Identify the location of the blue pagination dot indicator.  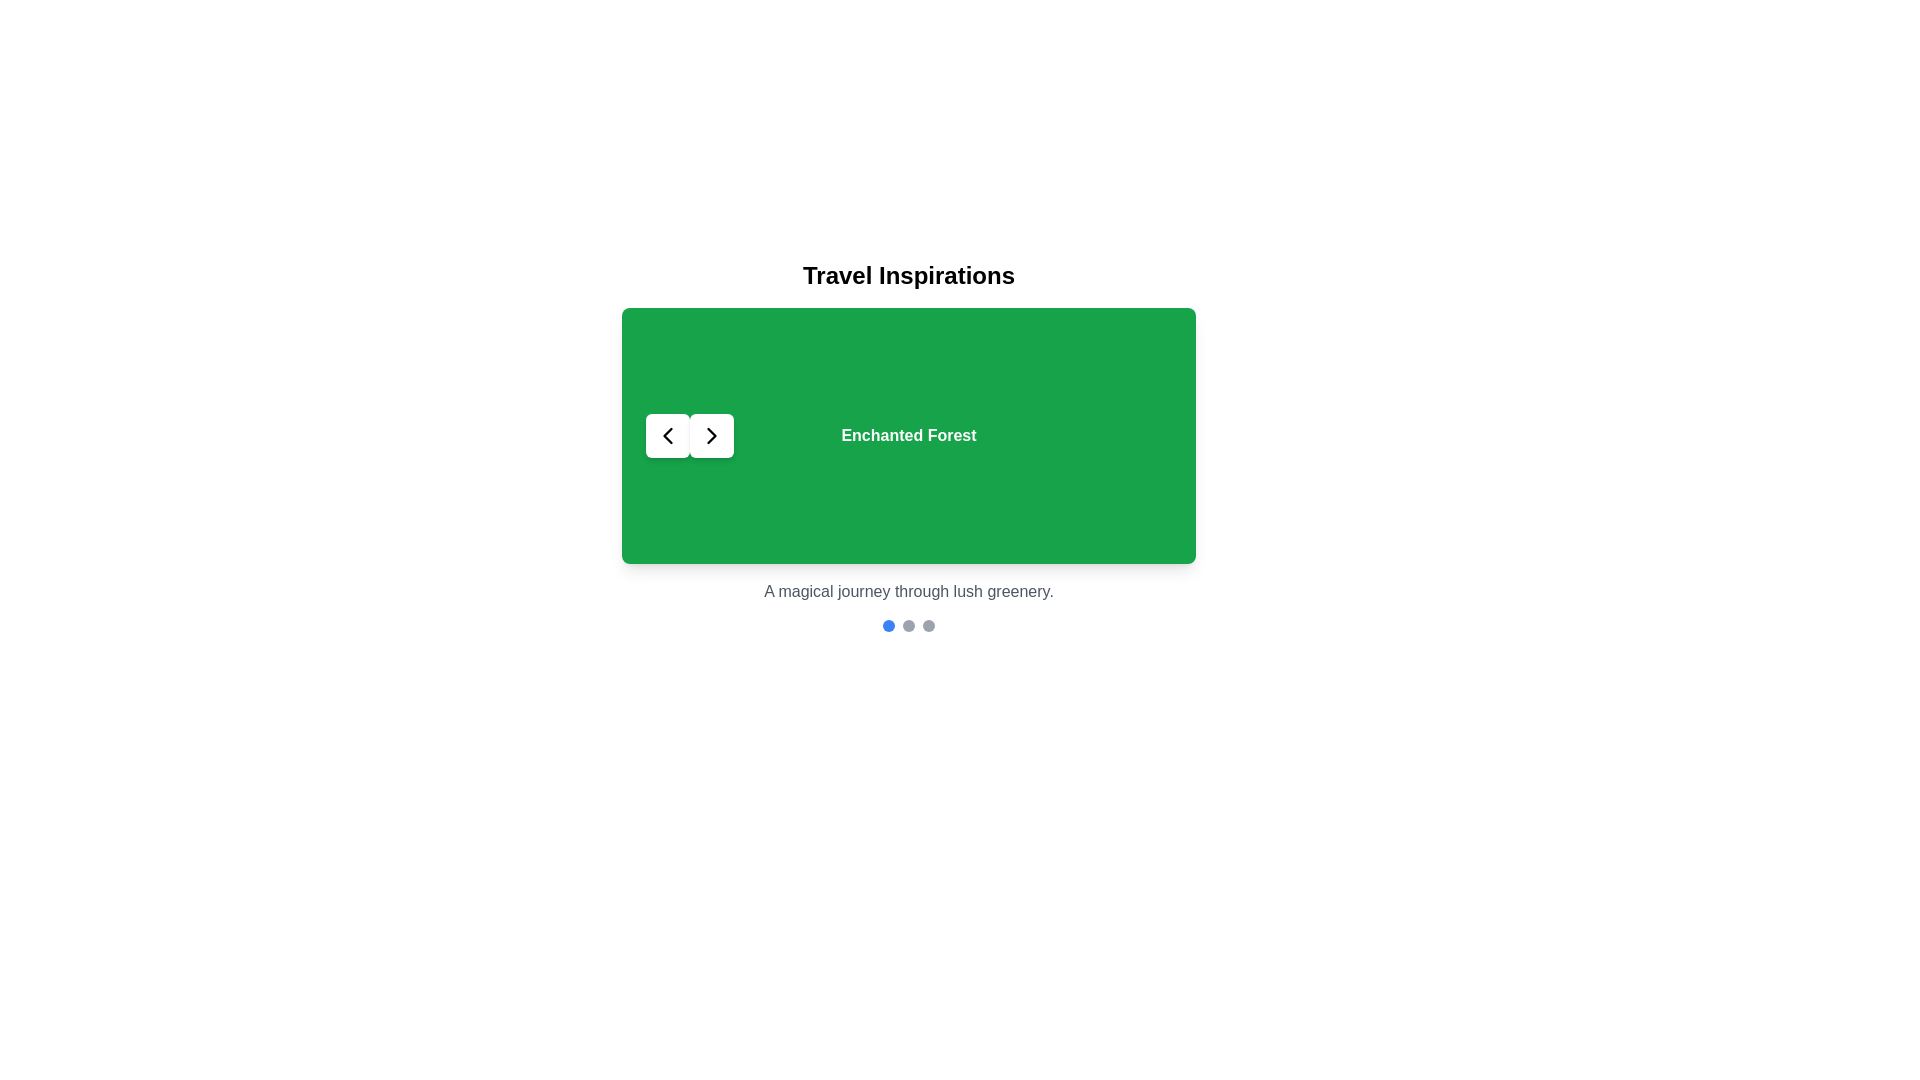
(907, 624).